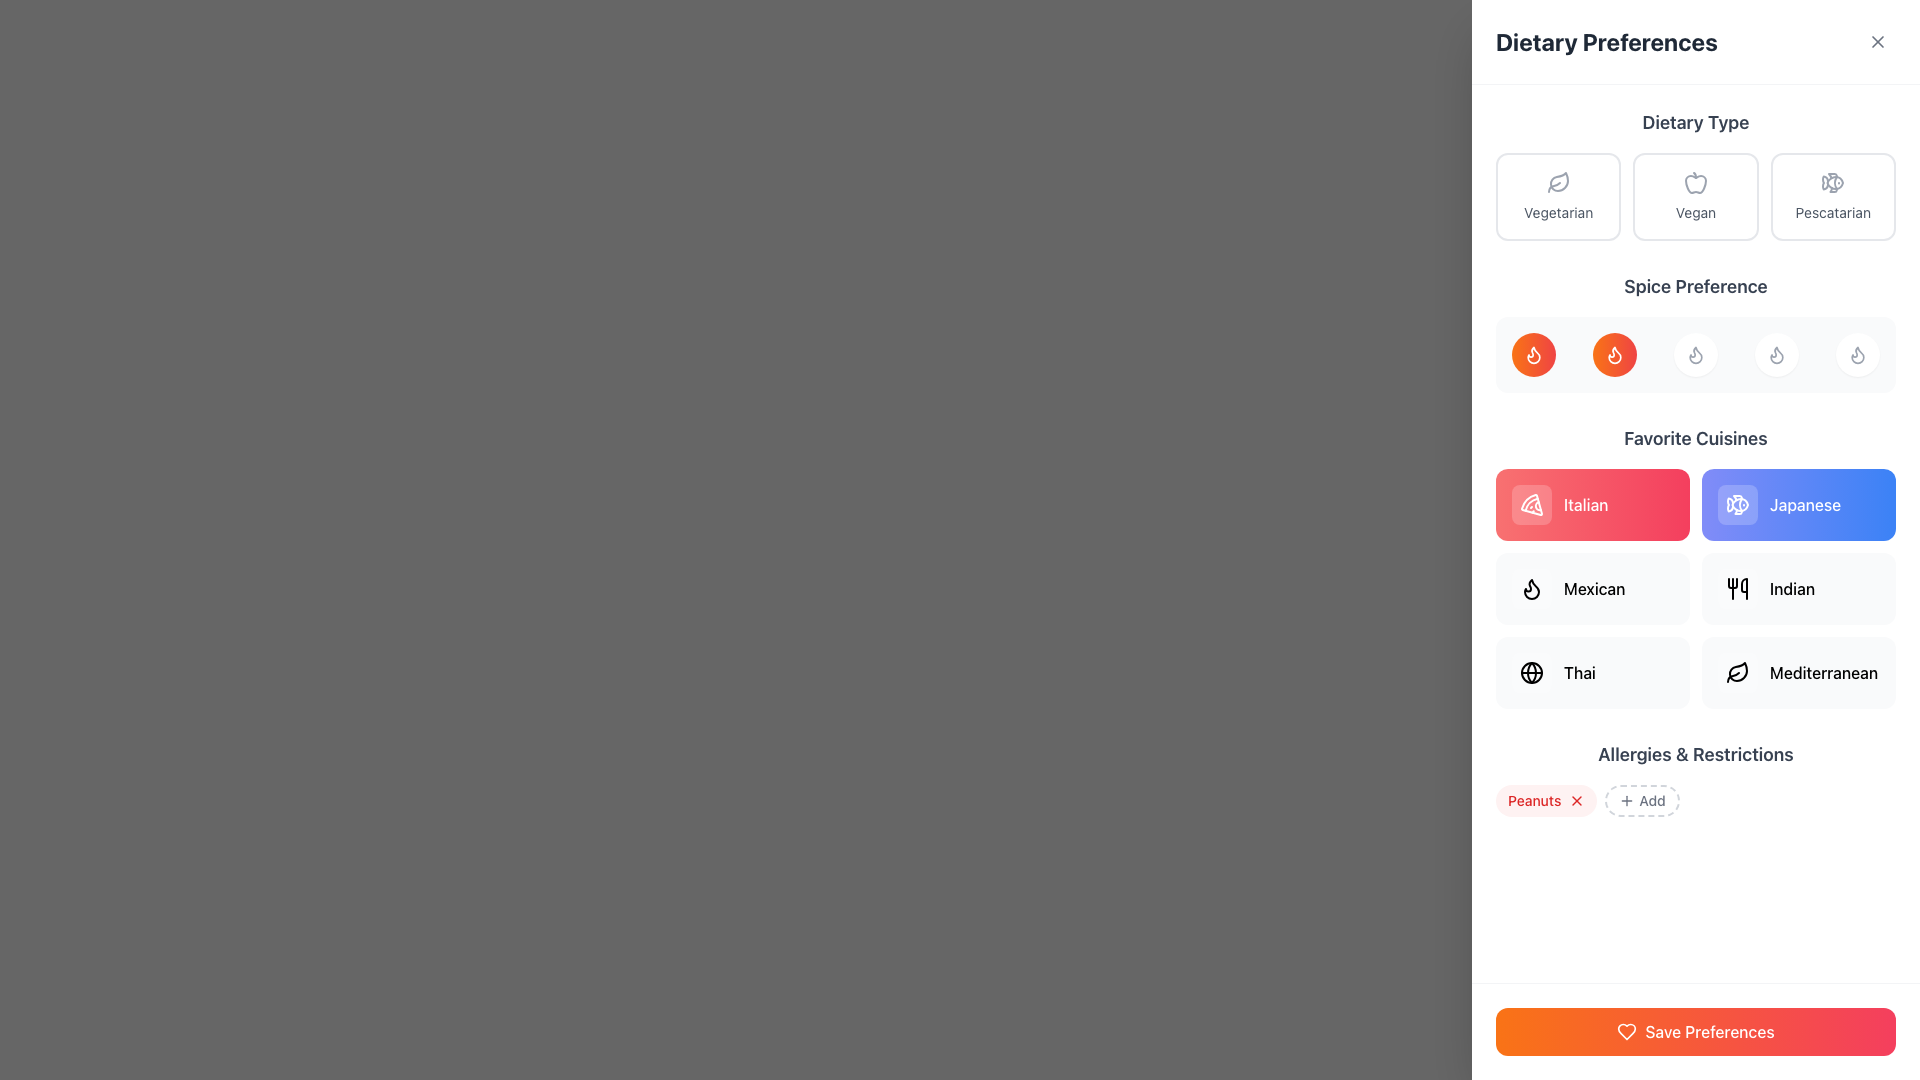  I want to click on the text label that signifies the vegan dietary type option located in the preferences section, positioned below the apple icon, so click(1694, 212).